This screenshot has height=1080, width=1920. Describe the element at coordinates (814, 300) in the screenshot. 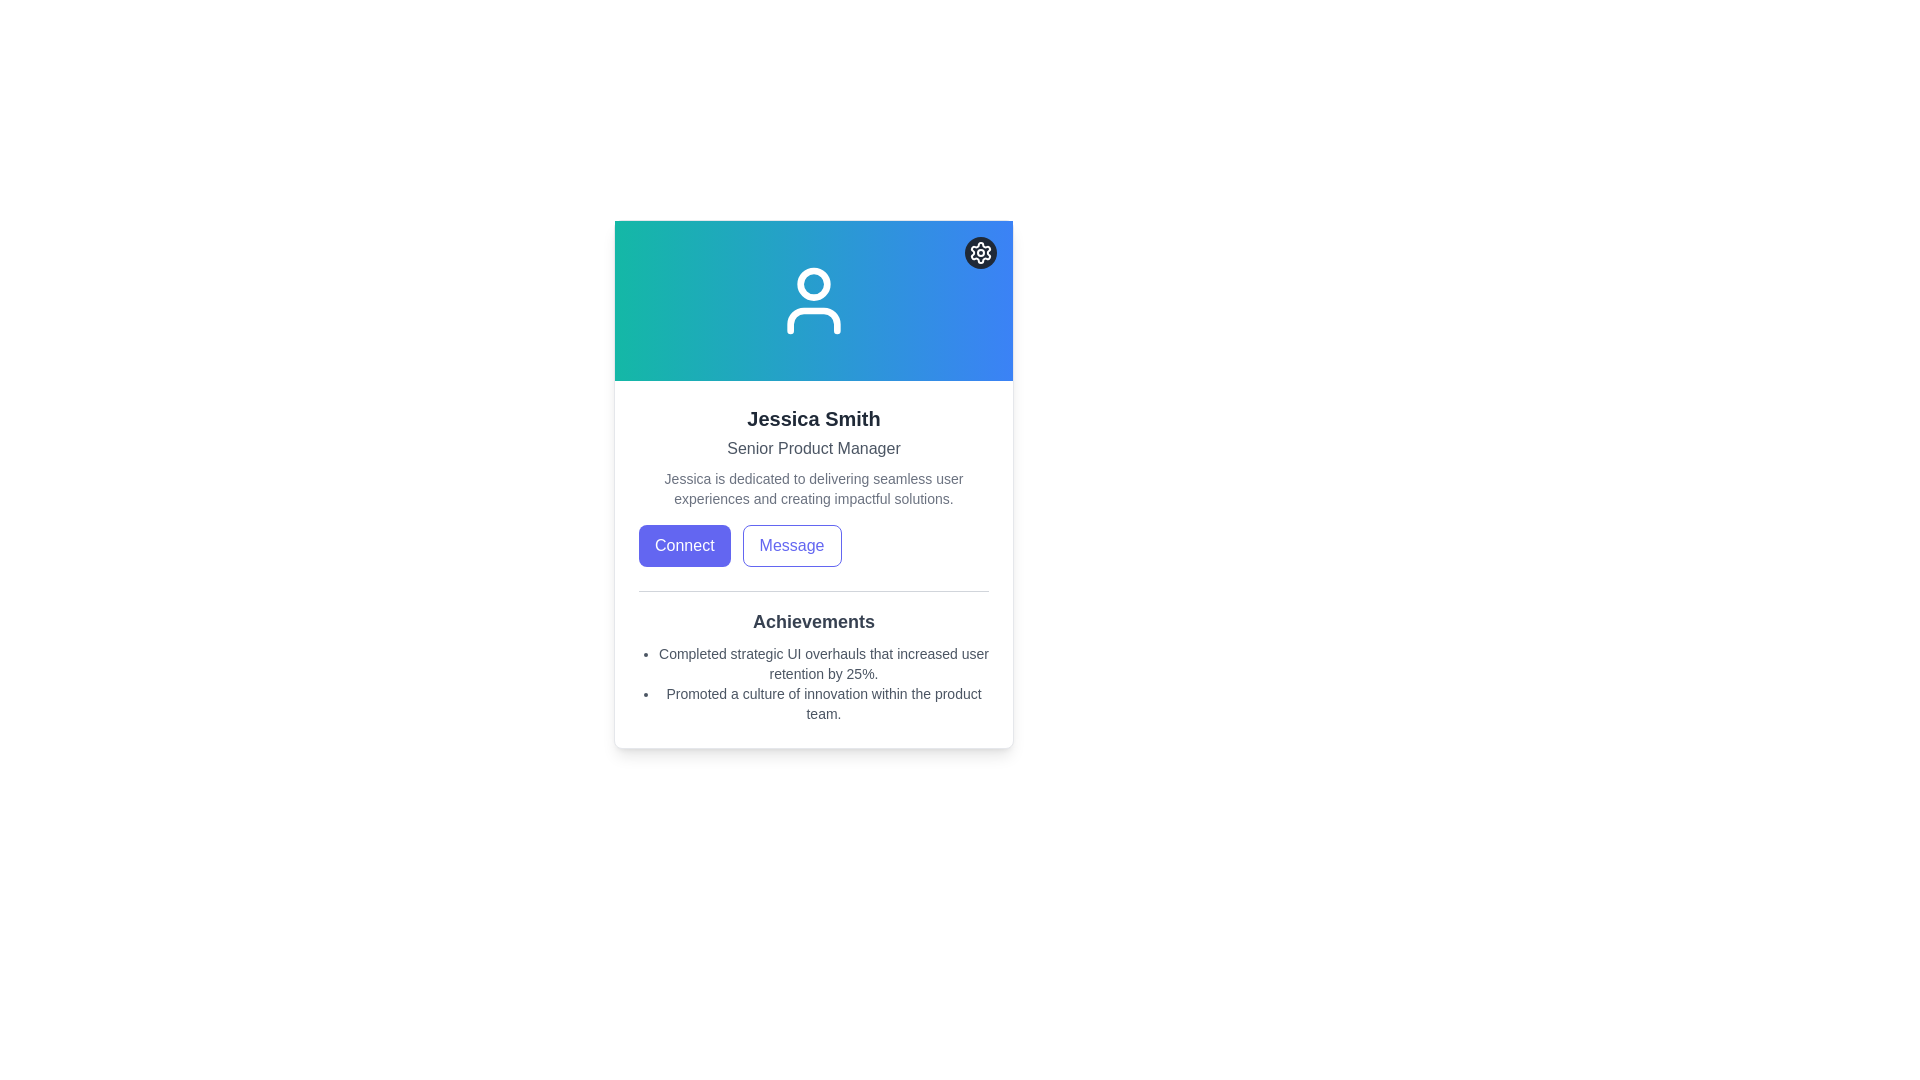

I see `the decorative user profile icon located in the central part of the gradient header section of the card layout, positioned below the gear icon and above the textual elements describing the person's profile` at that location.